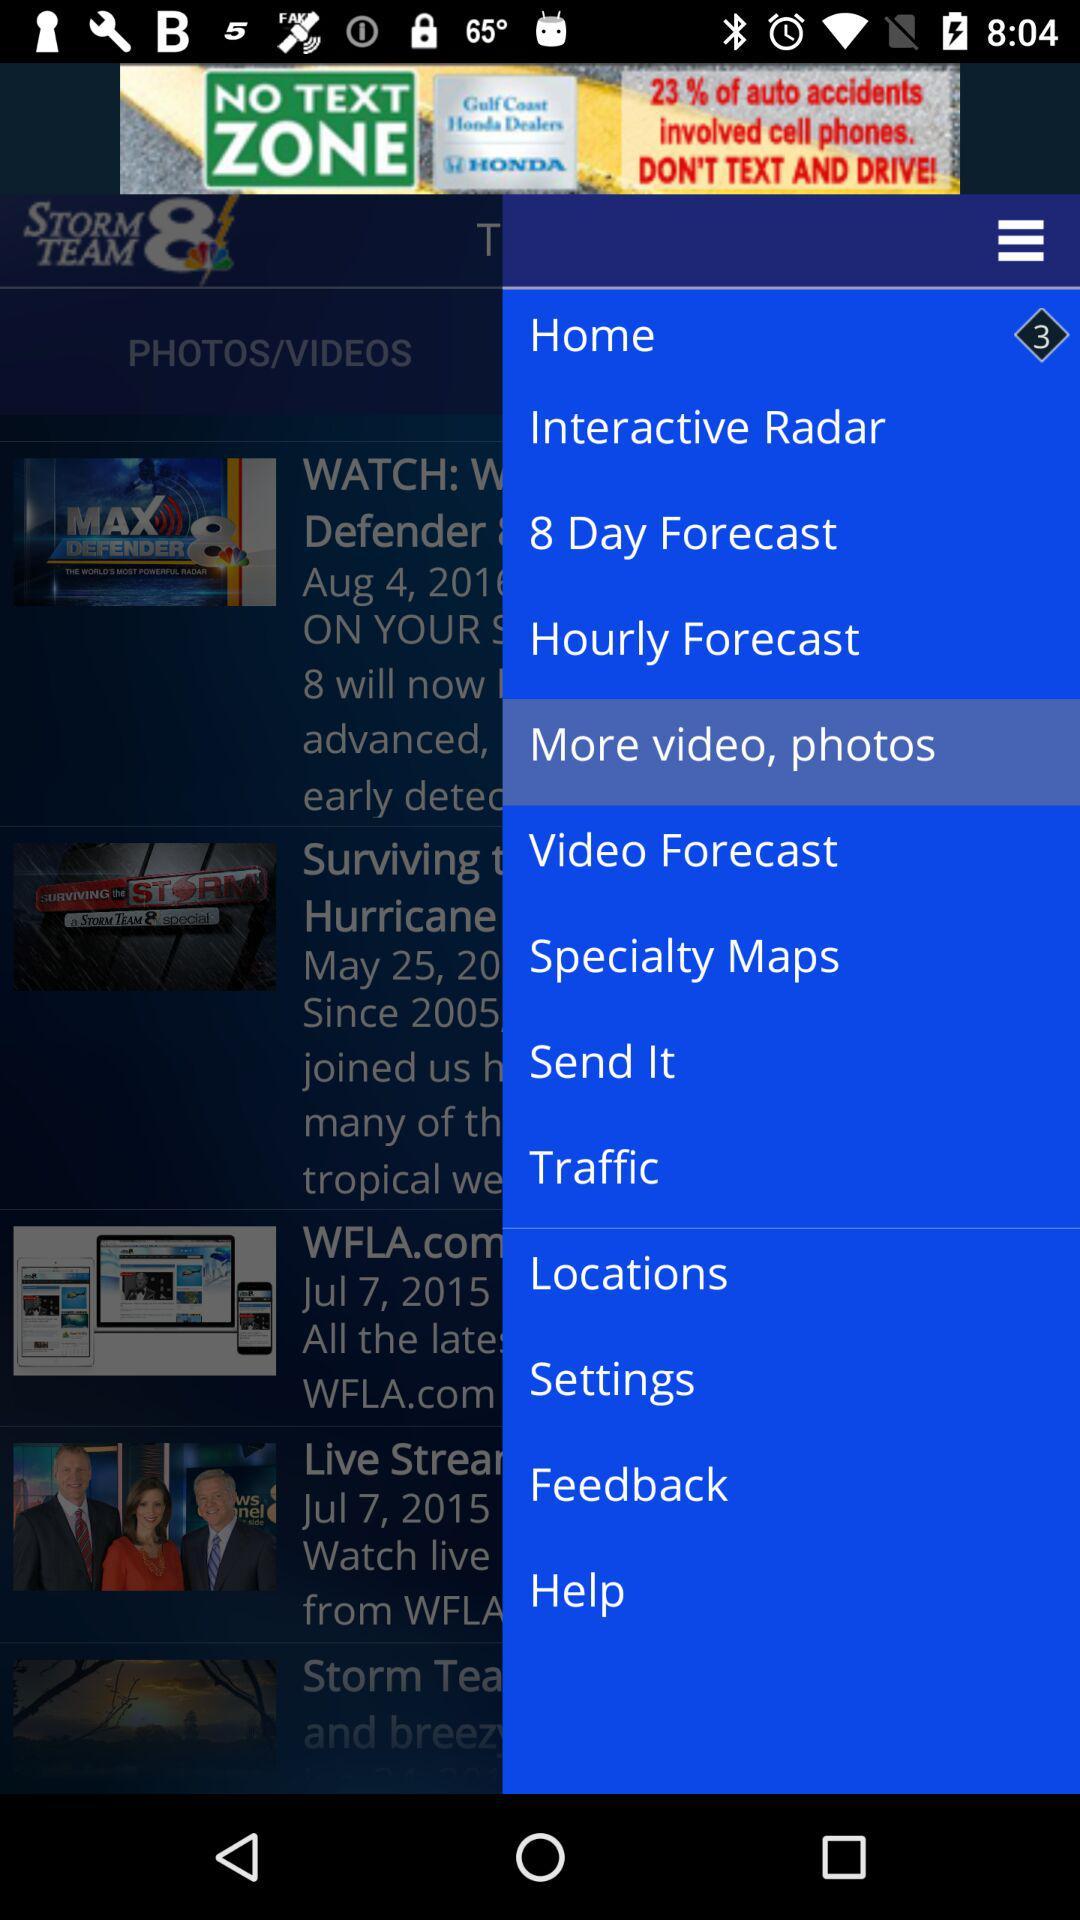 The width and height of the screenshot is (1080, 1920). I want to click on advertisements, so click(540, 127).